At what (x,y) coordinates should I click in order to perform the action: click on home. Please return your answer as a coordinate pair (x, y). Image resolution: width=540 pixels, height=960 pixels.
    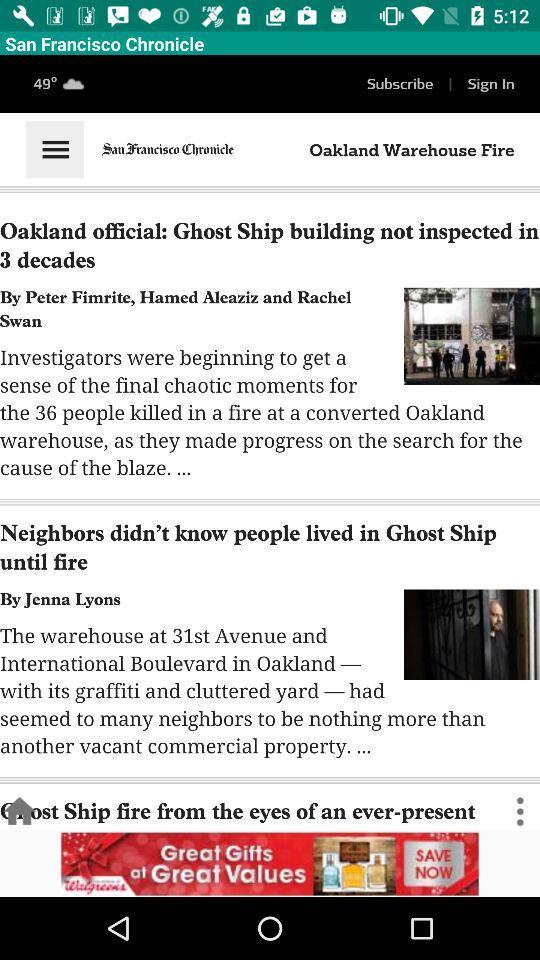
    Looking at the image, I should click on (18, 811).